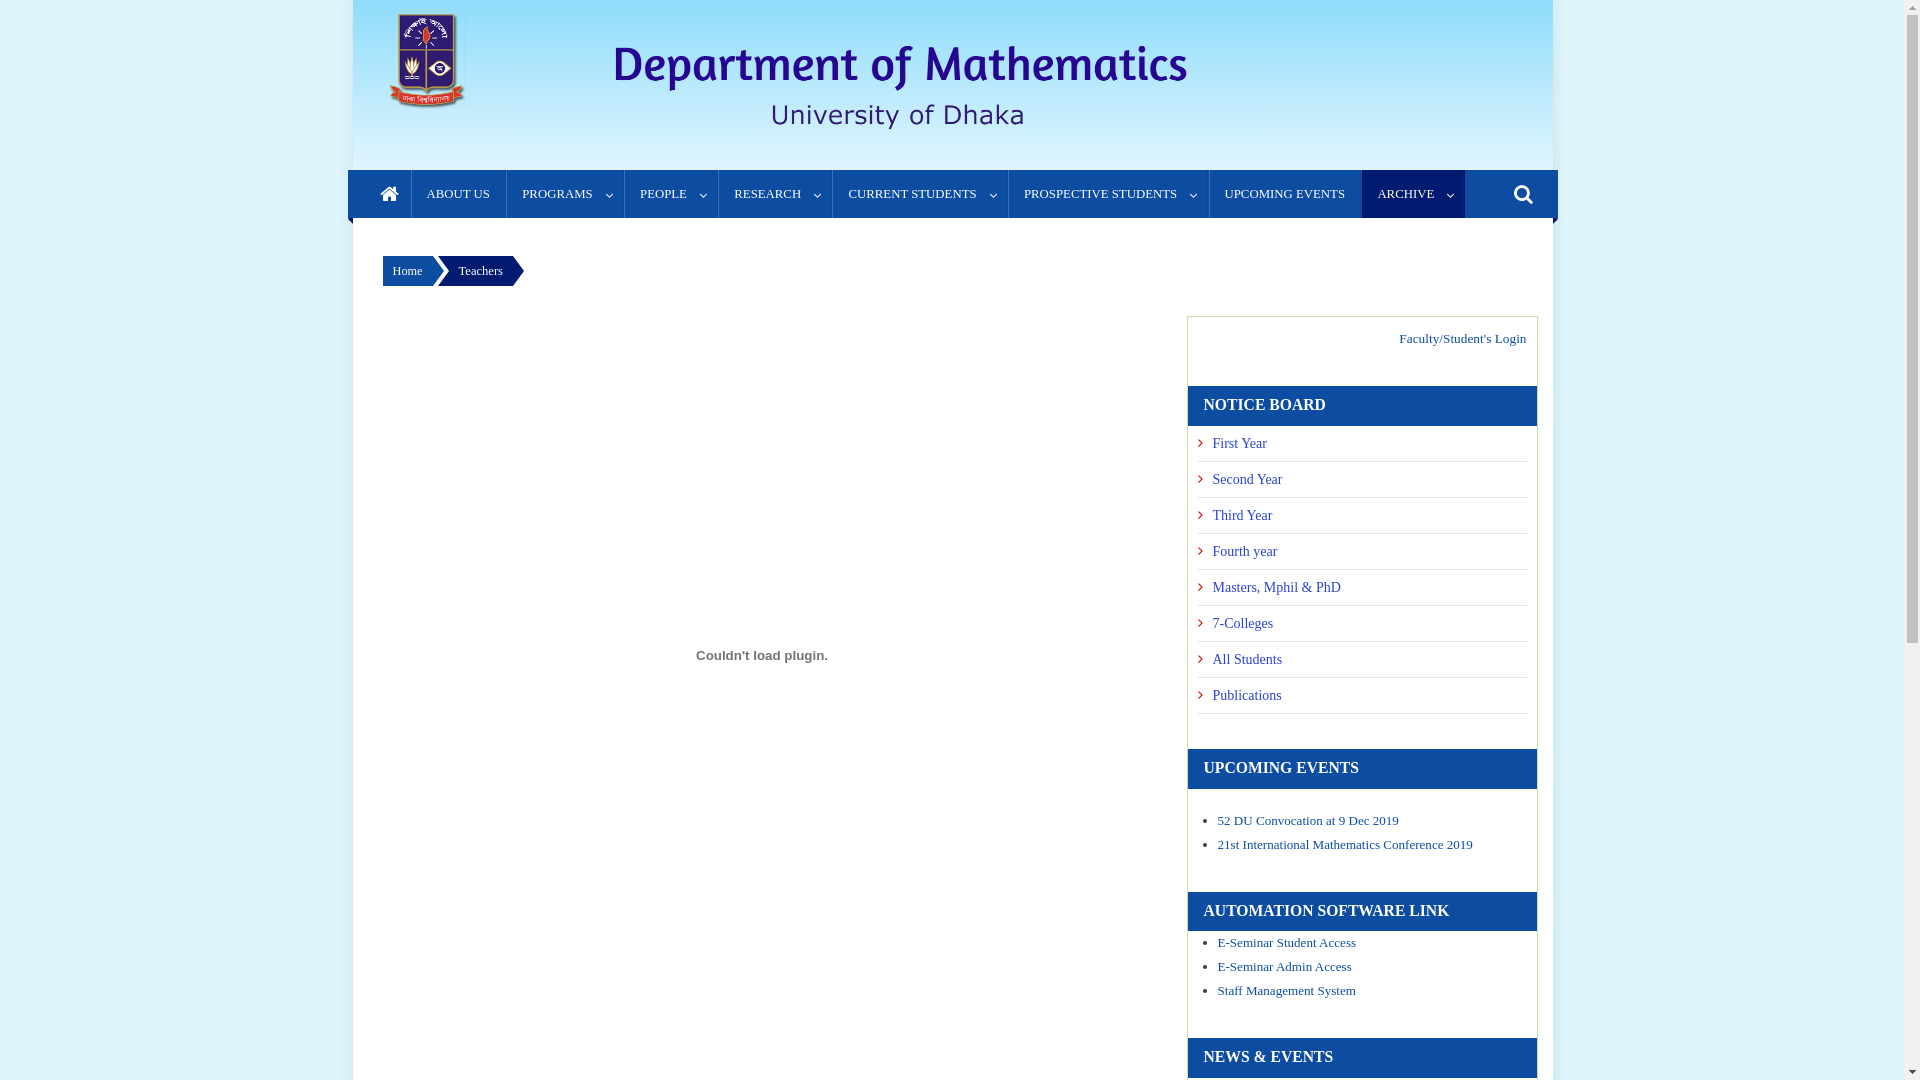 This screenshot has height=1080, width=1920. I want to click on 'E-Seminar Admin Access', so click(1285, 965).